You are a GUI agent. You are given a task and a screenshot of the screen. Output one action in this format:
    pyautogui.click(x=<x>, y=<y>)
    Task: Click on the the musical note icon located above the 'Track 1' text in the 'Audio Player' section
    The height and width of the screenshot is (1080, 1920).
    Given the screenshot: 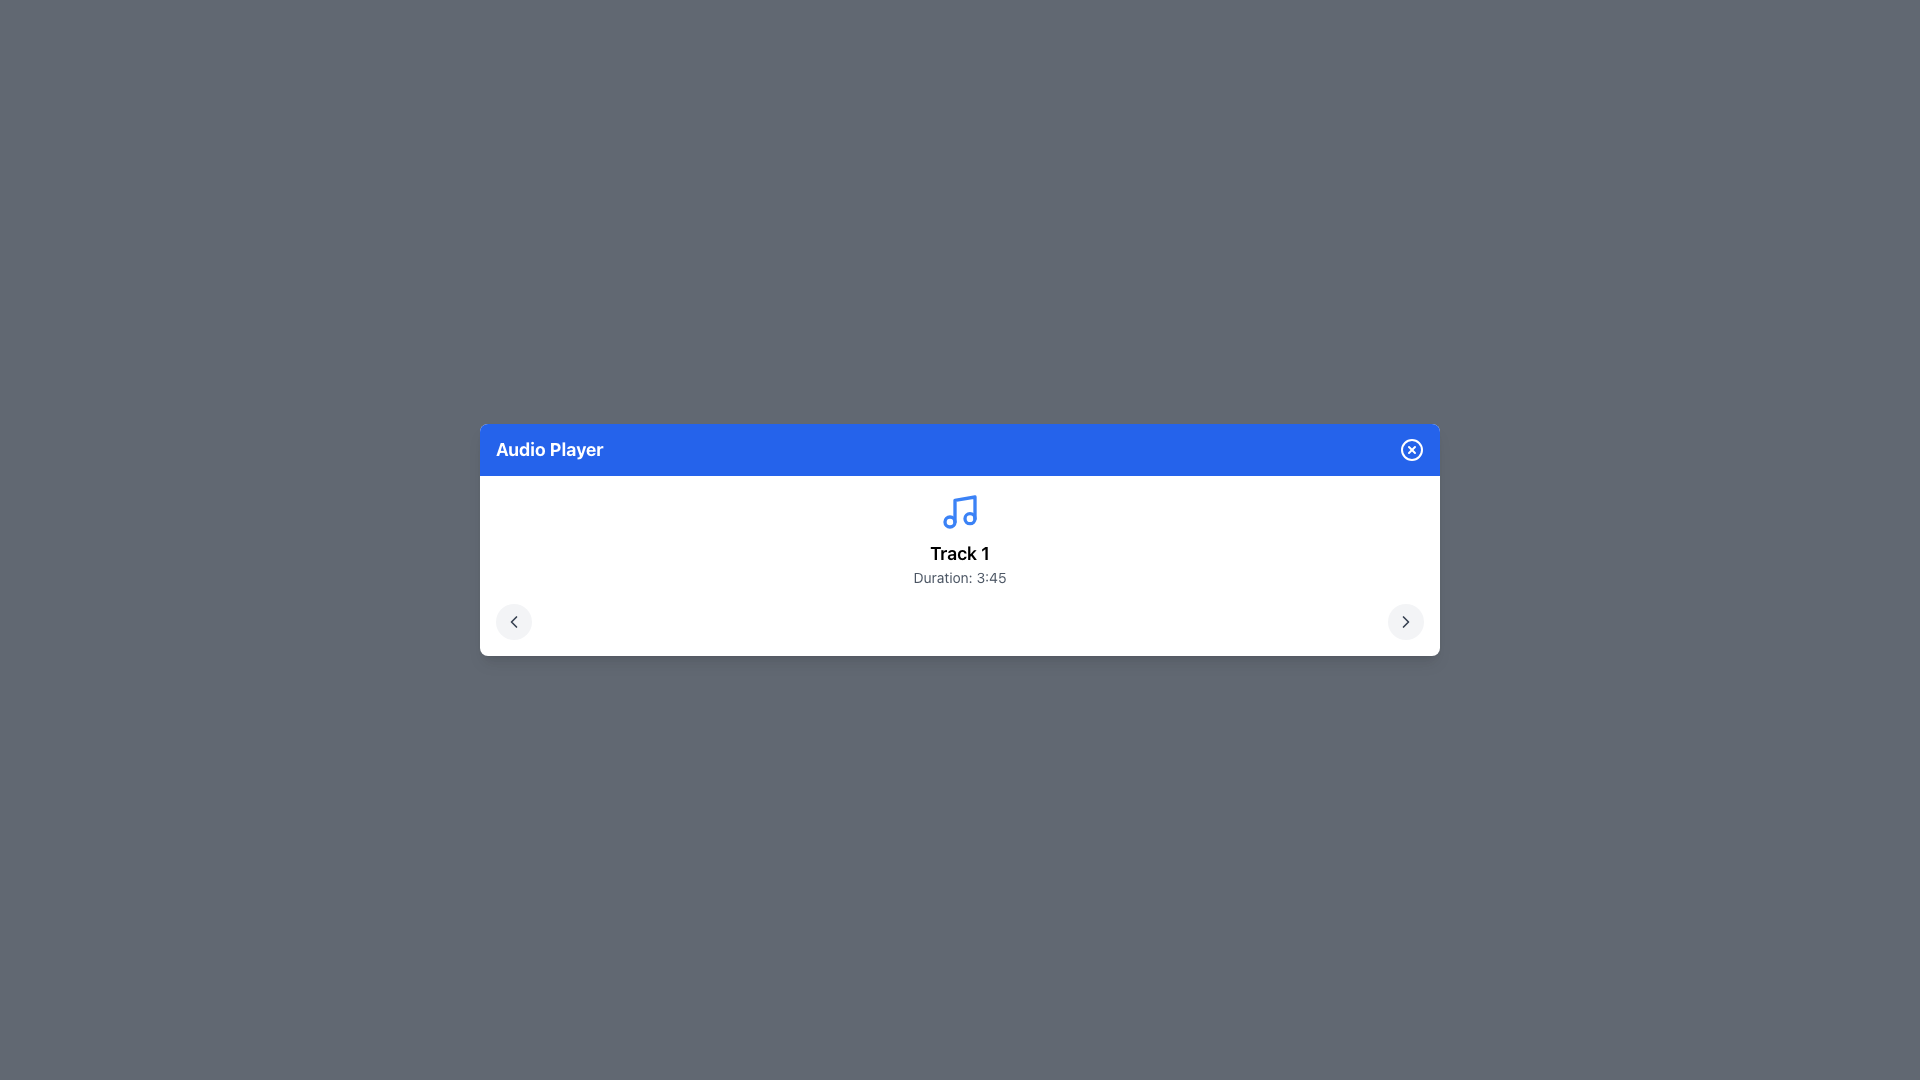 What is the action you would take?
    pyautogui.click(x=960, y=540)
    